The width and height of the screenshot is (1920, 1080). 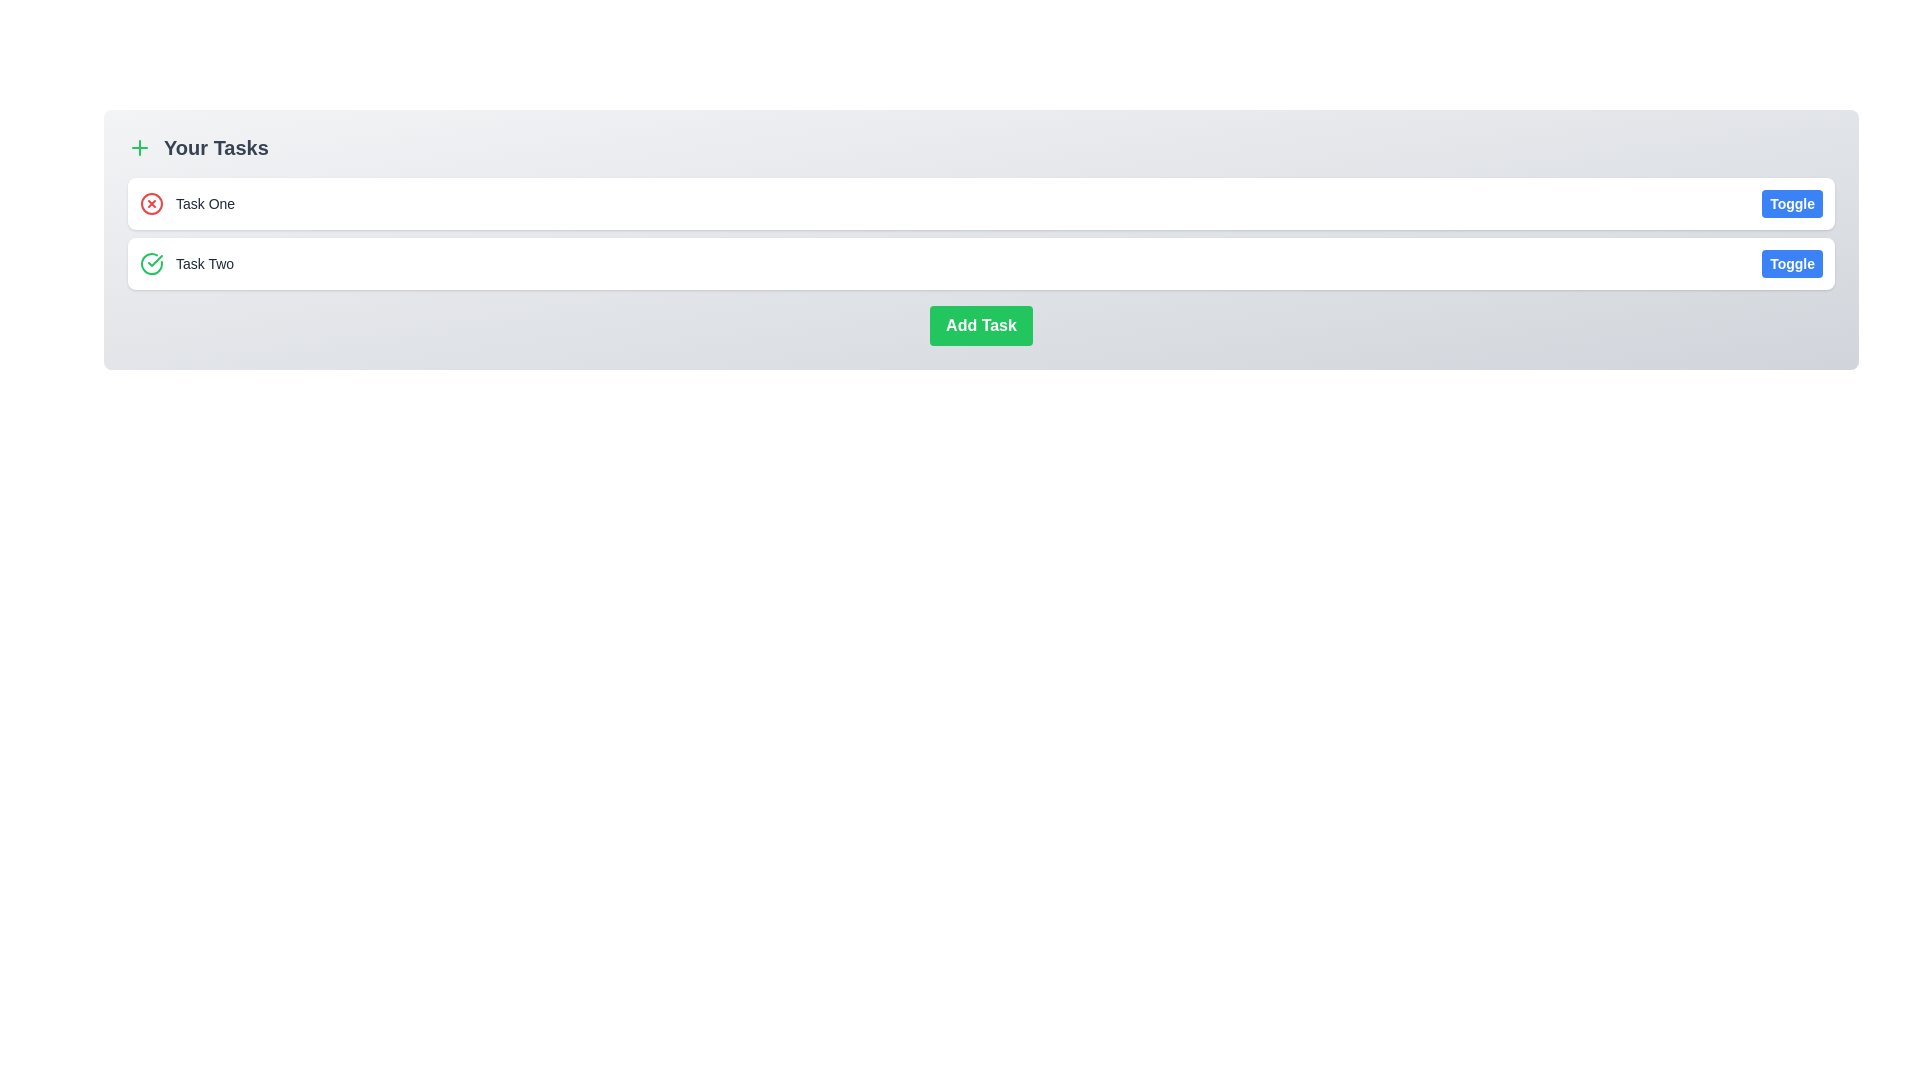 What do you see at coordinates (187, 262) in the screenshot?
I see `text label 'Task Two' which is styled with a small font and medium weight, located in the second task row of the task list, beside a green checkmark icon` at bounding box center [187, 262].